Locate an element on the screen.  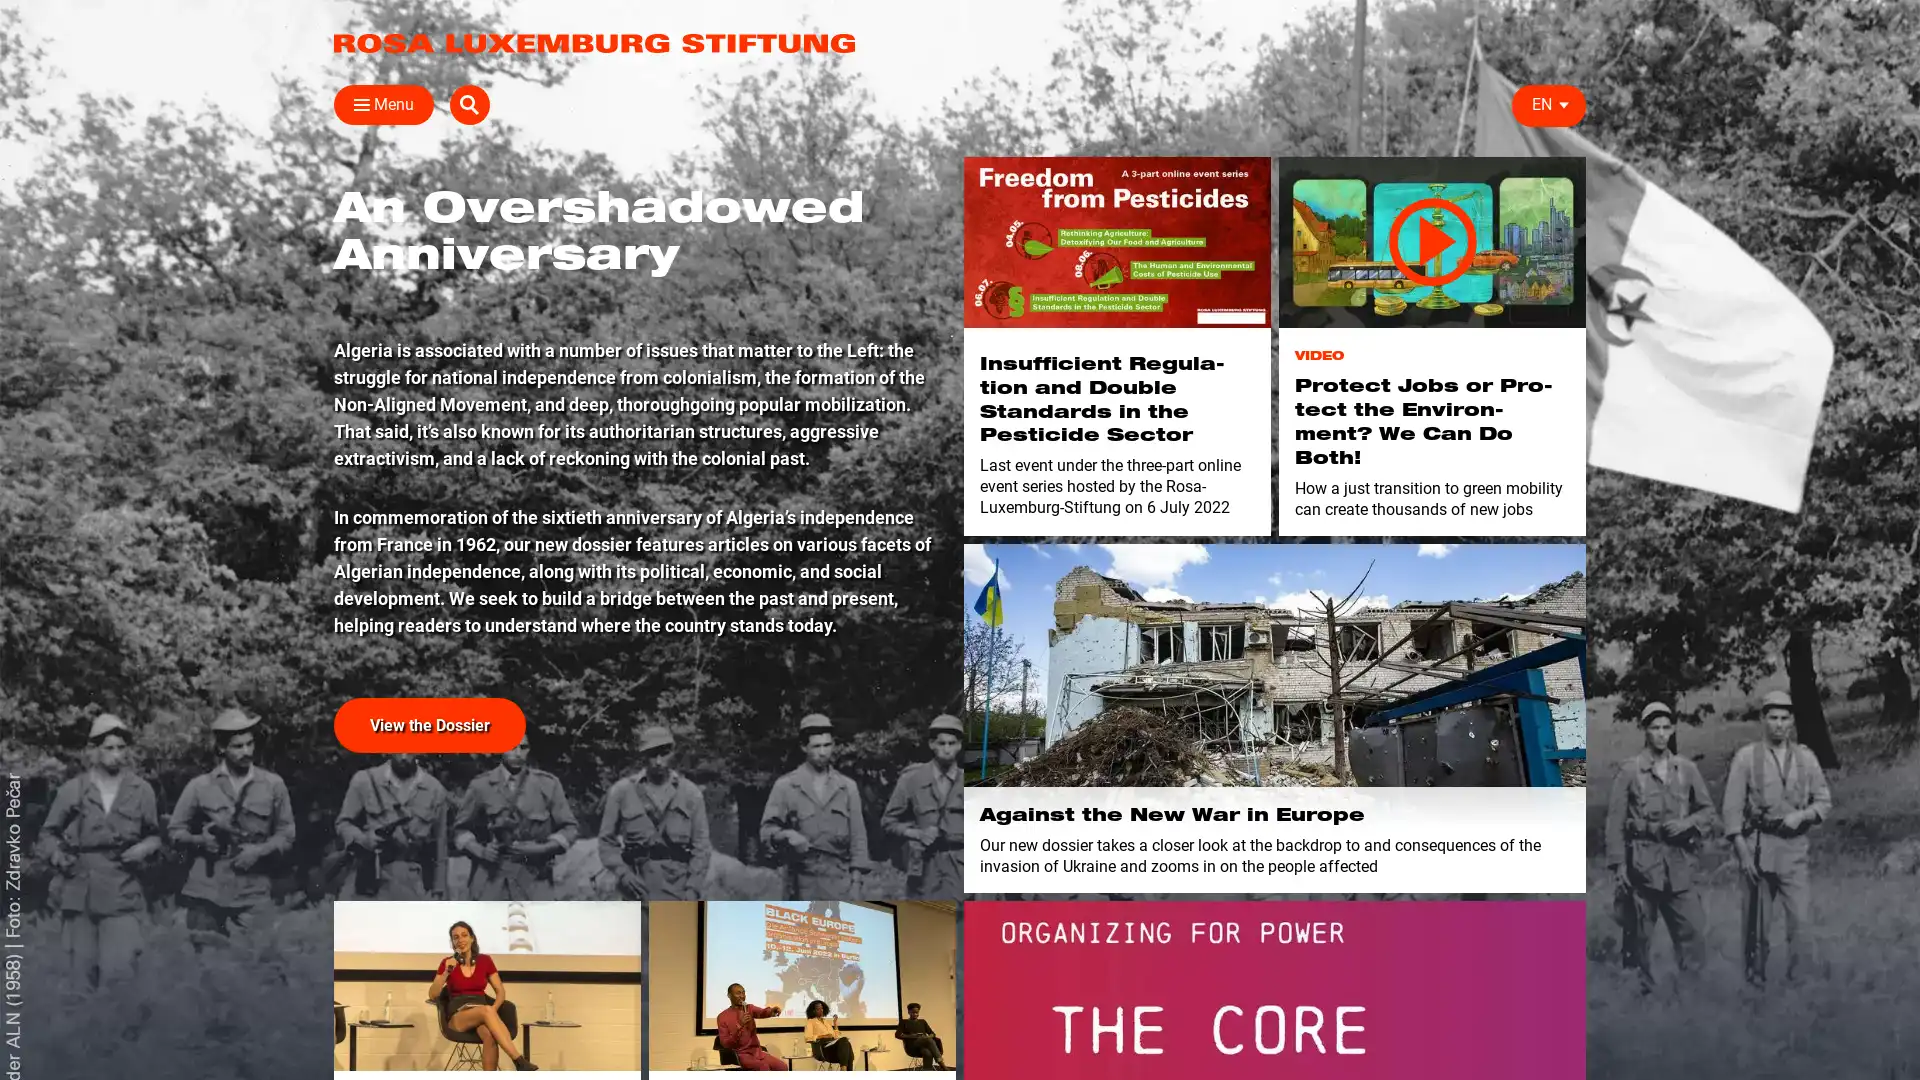
Show more / less is located at coordinates (325, 363).